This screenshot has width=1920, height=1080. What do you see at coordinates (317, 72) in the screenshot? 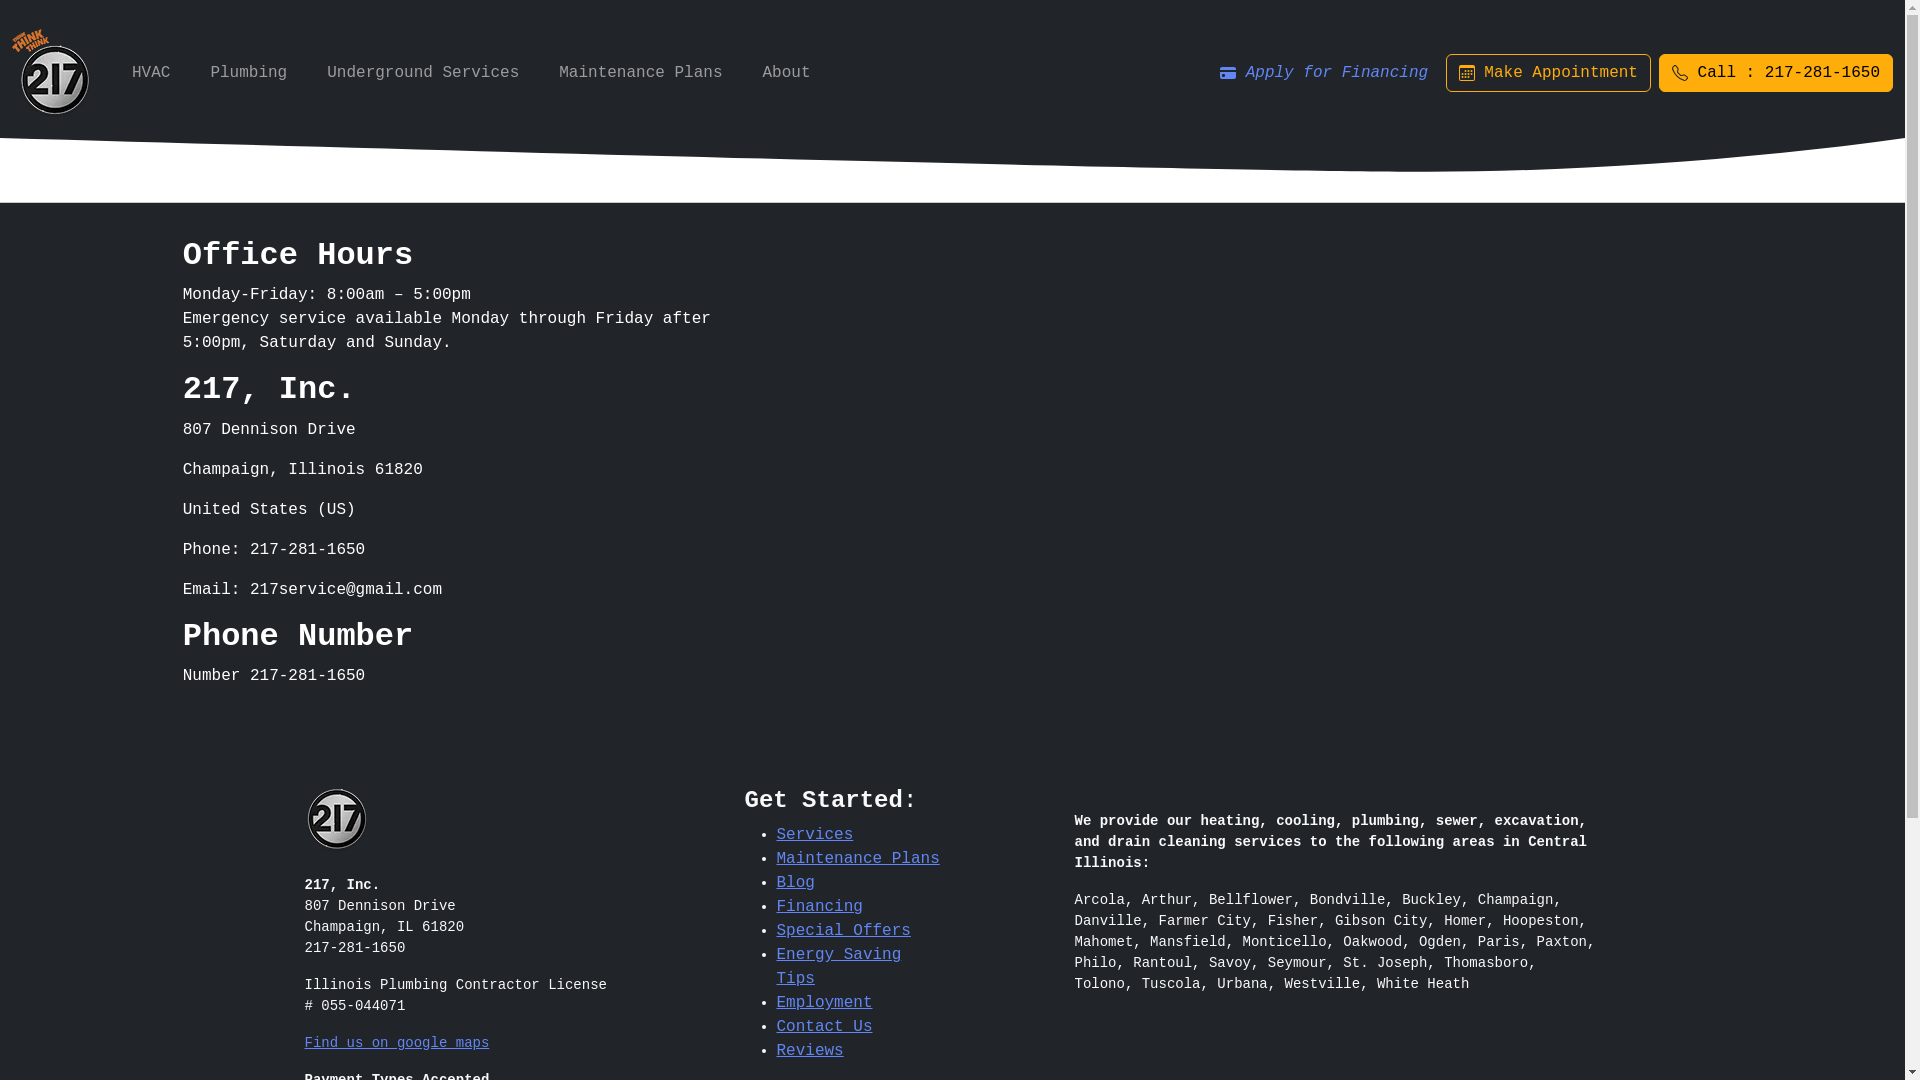
I see `'Underground Services'` at bounding box center [317, 72].